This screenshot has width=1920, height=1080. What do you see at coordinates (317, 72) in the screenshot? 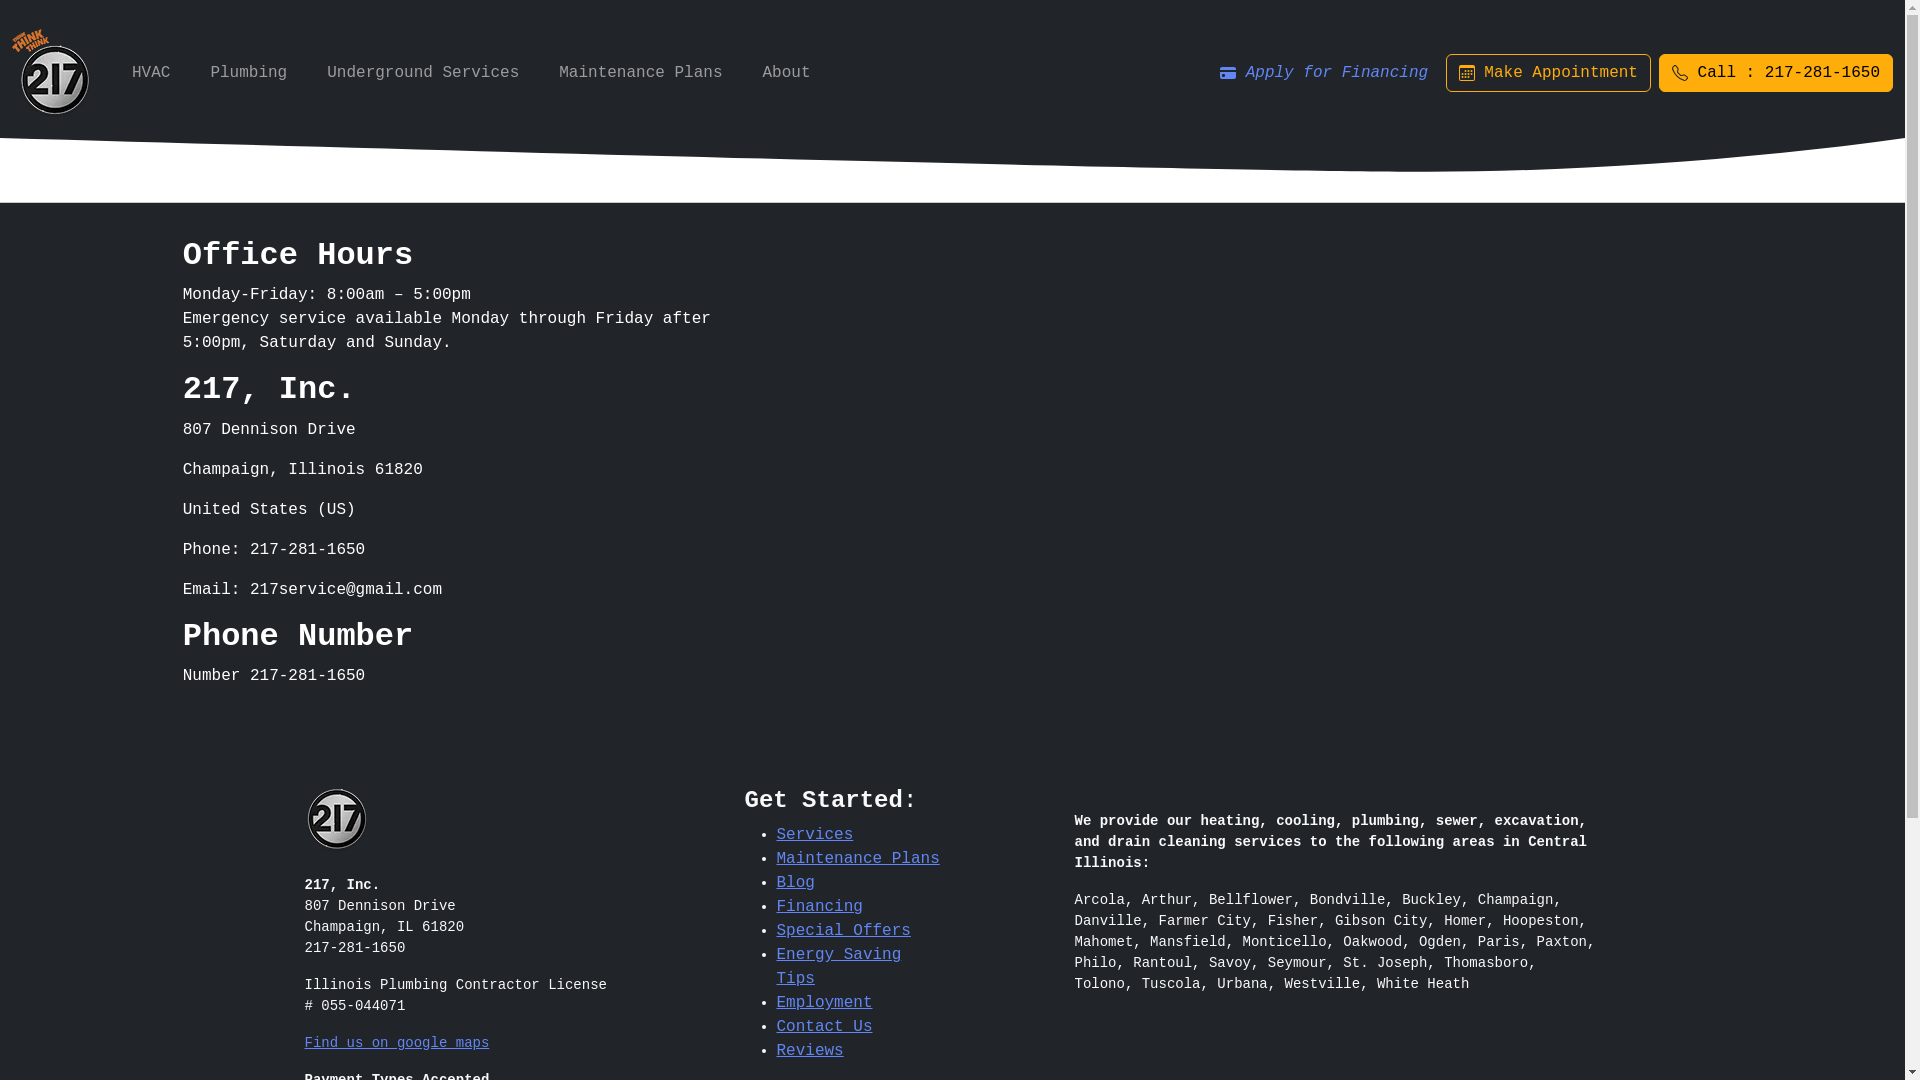
I see `'Underground Services'` at bounding box center [317, 72].